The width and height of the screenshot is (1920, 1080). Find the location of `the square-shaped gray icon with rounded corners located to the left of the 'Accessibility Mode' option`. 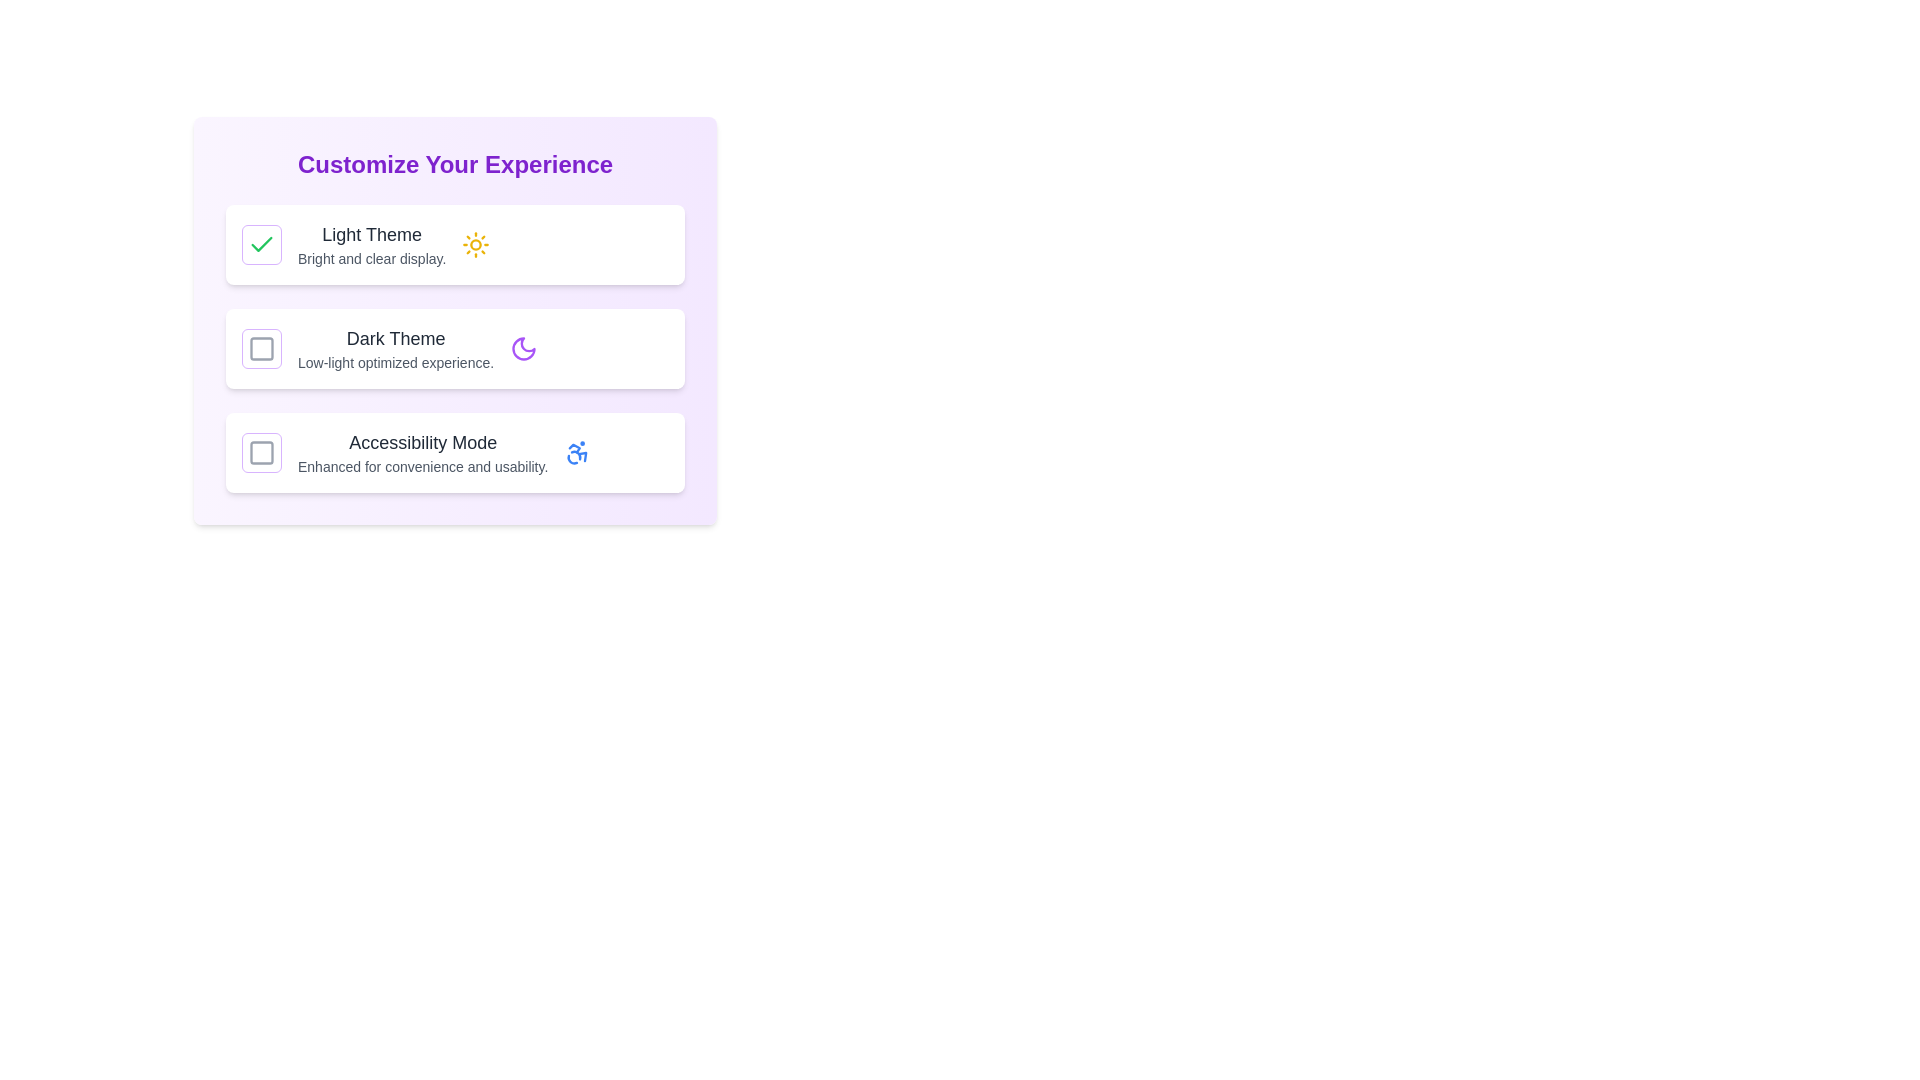

the square-shaped gray icon with rounded corners located to the left of the 'Accessibility Mode' option is located at coordinates (261, 452).